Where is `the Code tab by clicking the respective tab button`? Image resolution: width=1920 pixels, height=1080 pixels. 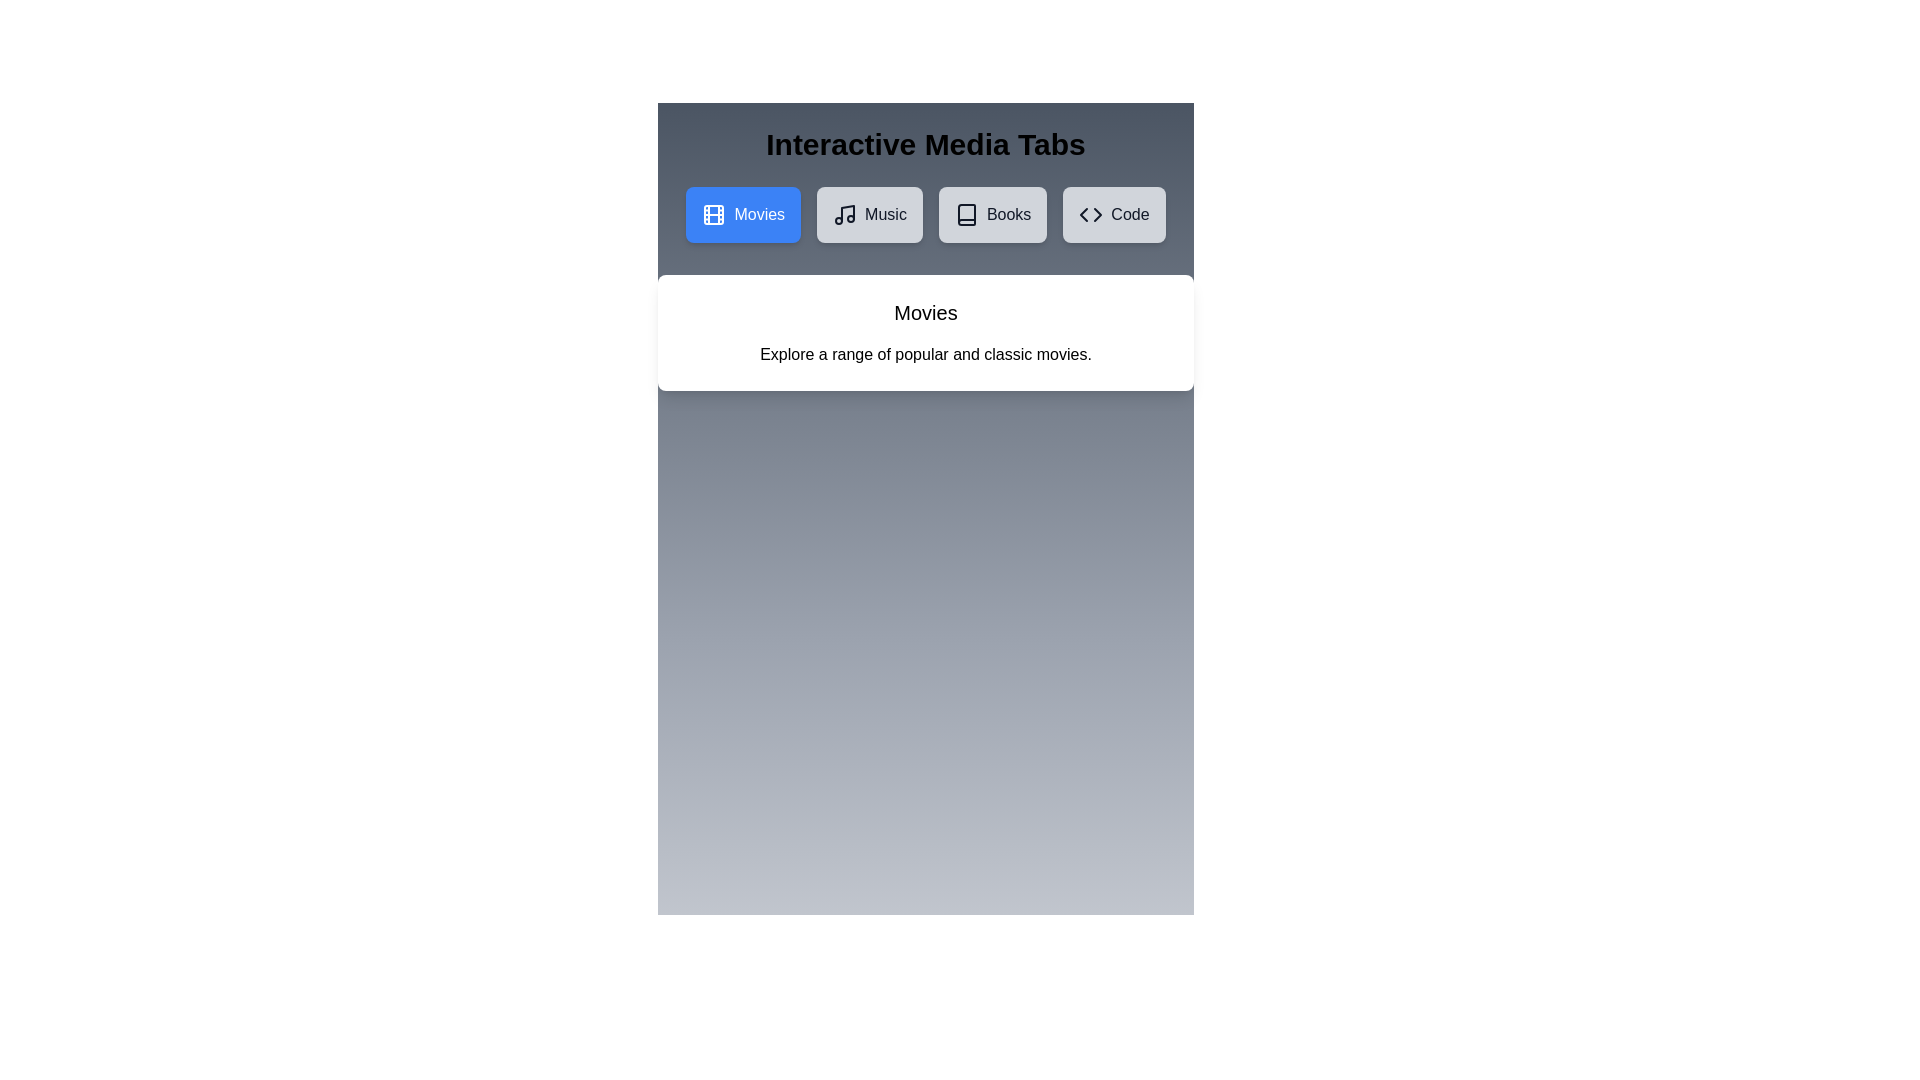
the Code tab by clicking the respective tab button is located at coordinates (1113, 215).